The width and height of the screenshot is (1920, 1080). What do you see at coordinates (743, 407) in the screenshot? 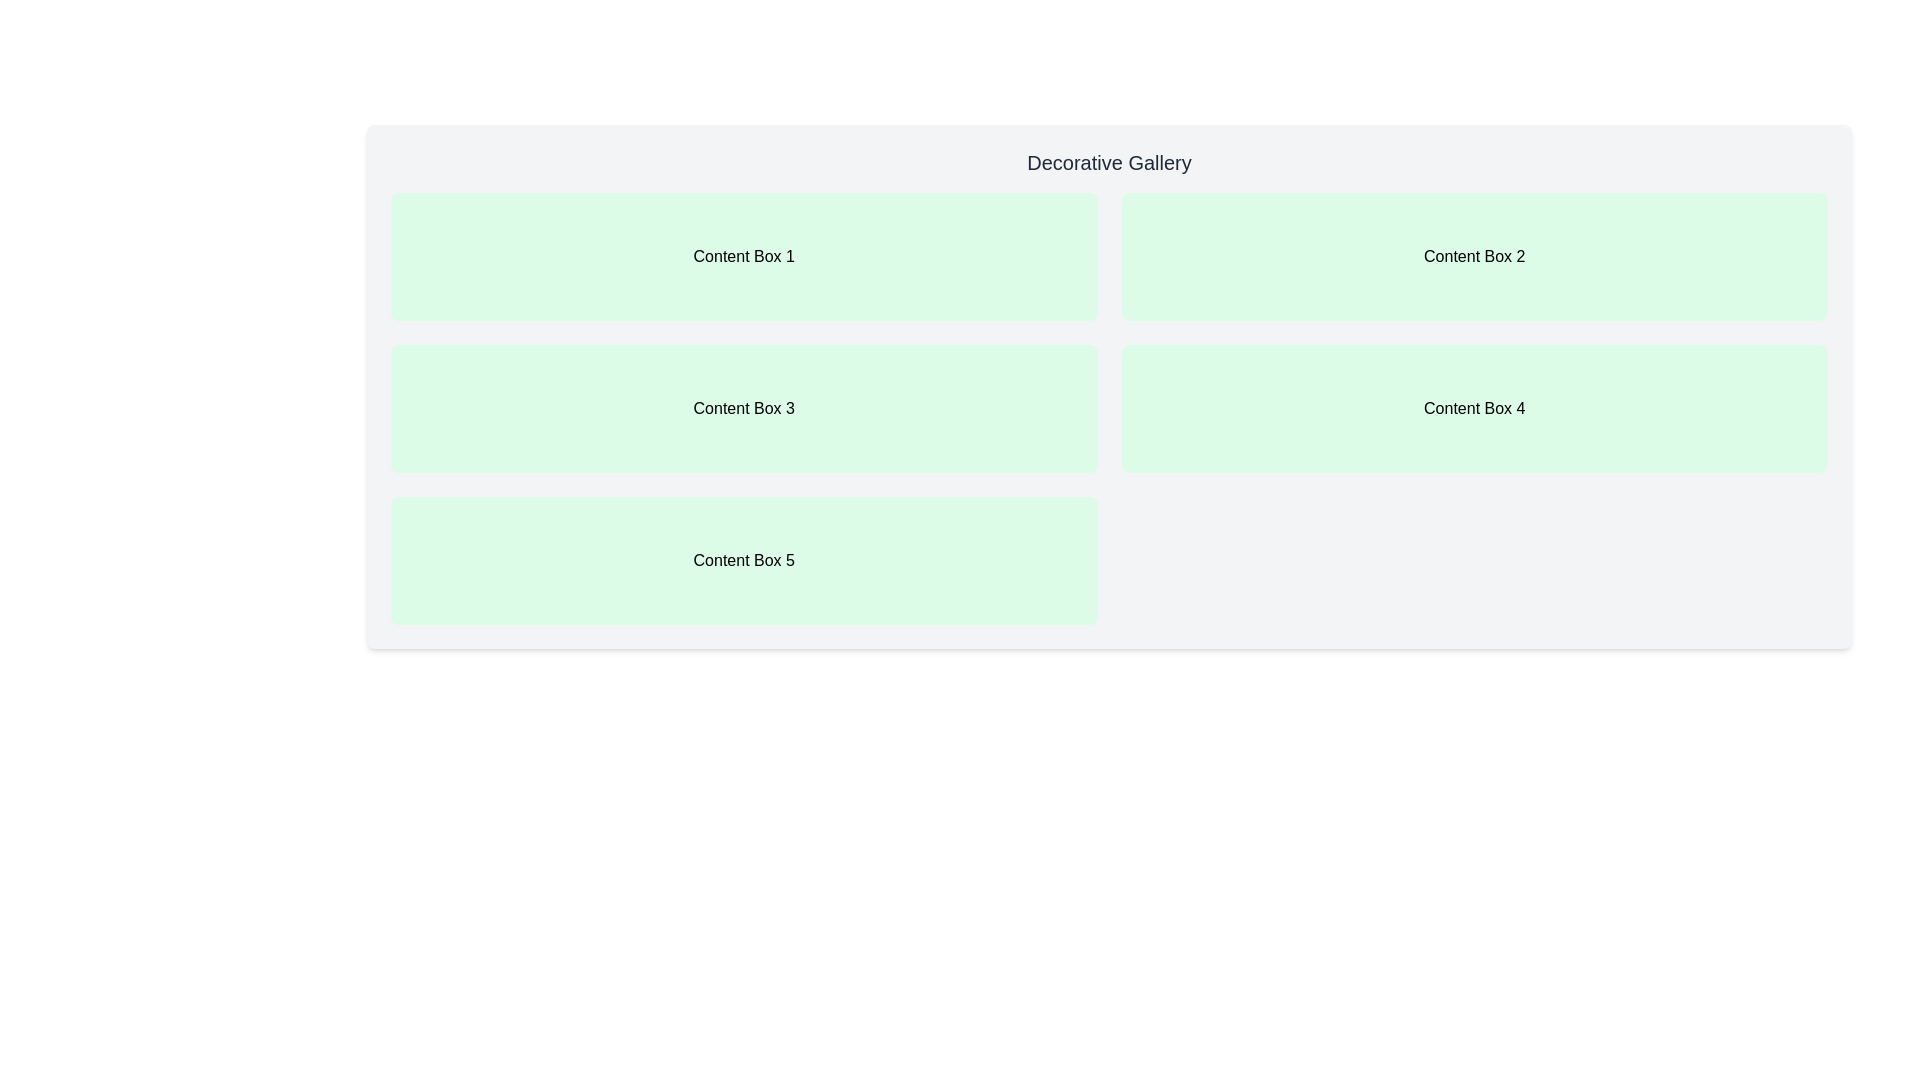
I see `the Static content box labeled 'Content Box 3', which is located in the second row, left column of the grid layout` at bounding box center [743, 407].